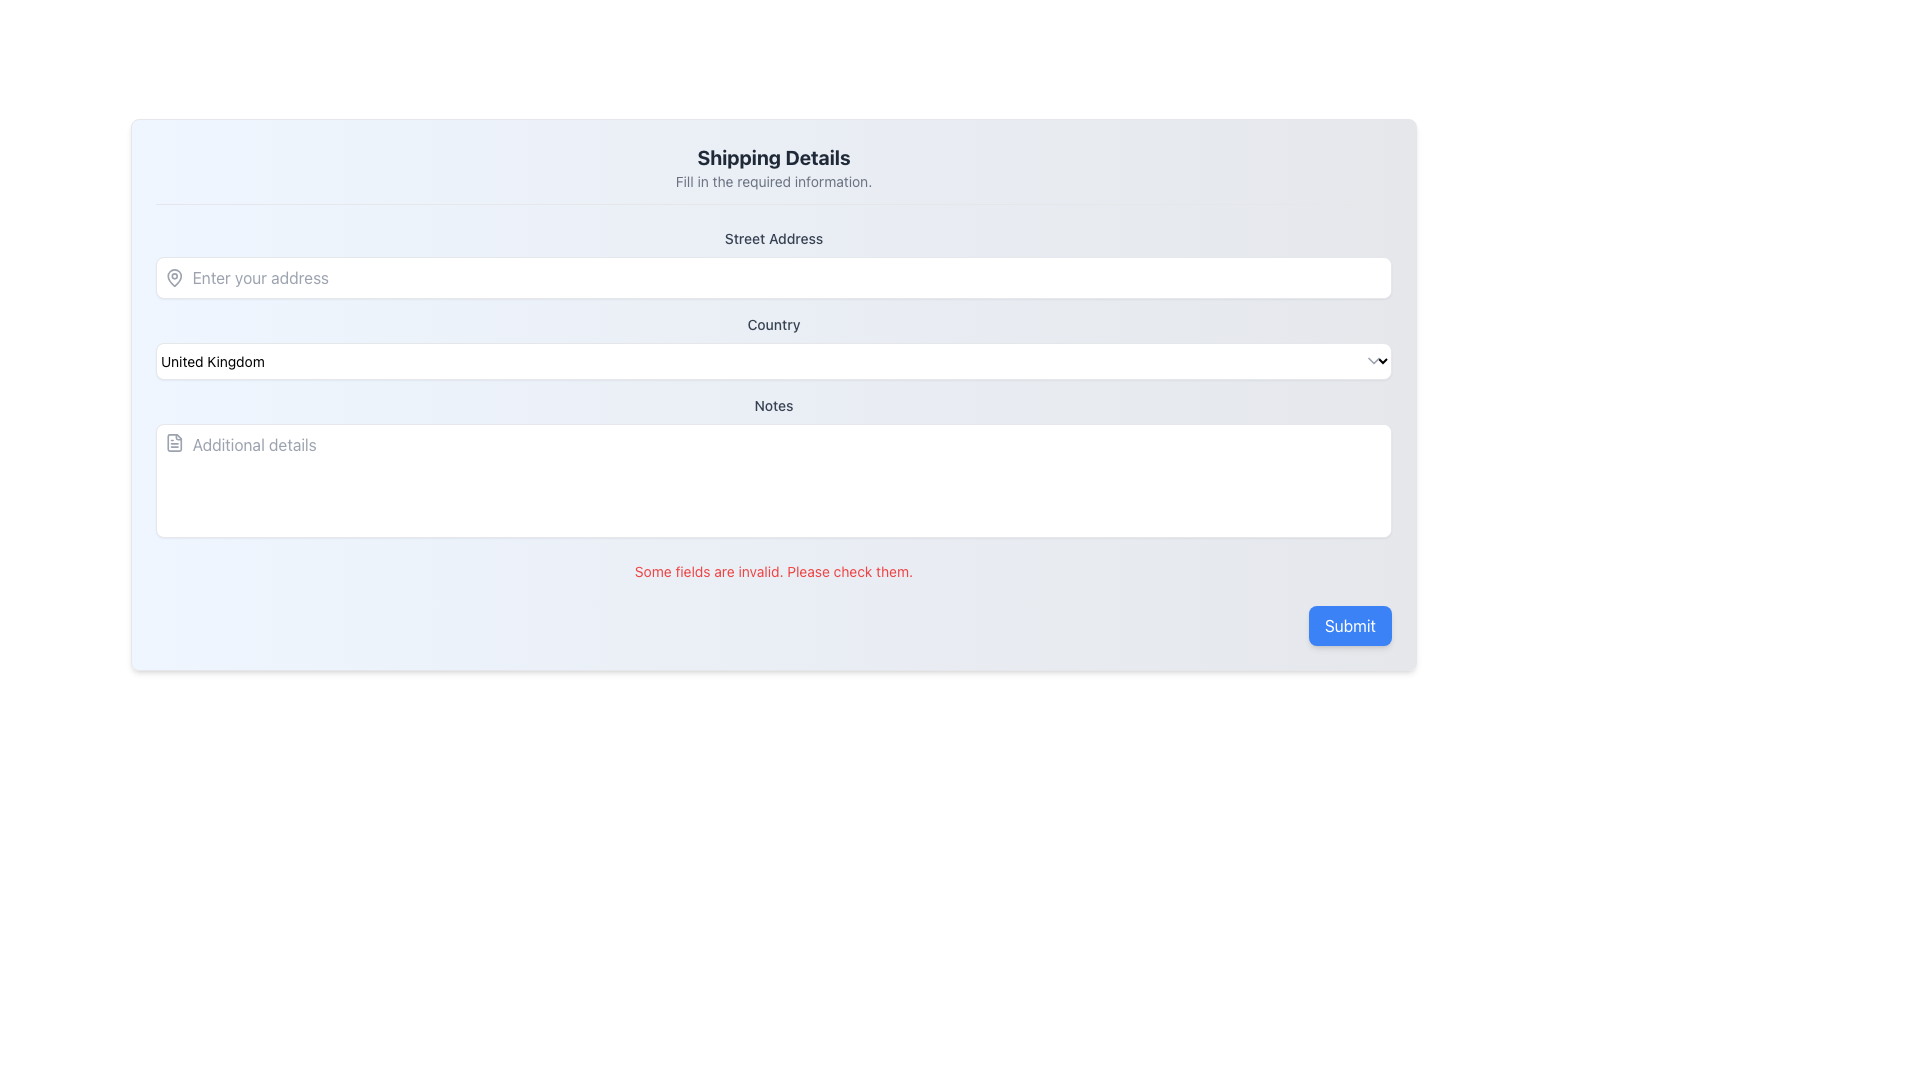 This screenshot has width=1920, height=1080. What do you see at coordinates (772, 181) in the screenshot?
I see `the text label displaying 'Fill in the required information.' which is positioned beneath the 'Shipping Details' header` at bounding box center [772, 181].